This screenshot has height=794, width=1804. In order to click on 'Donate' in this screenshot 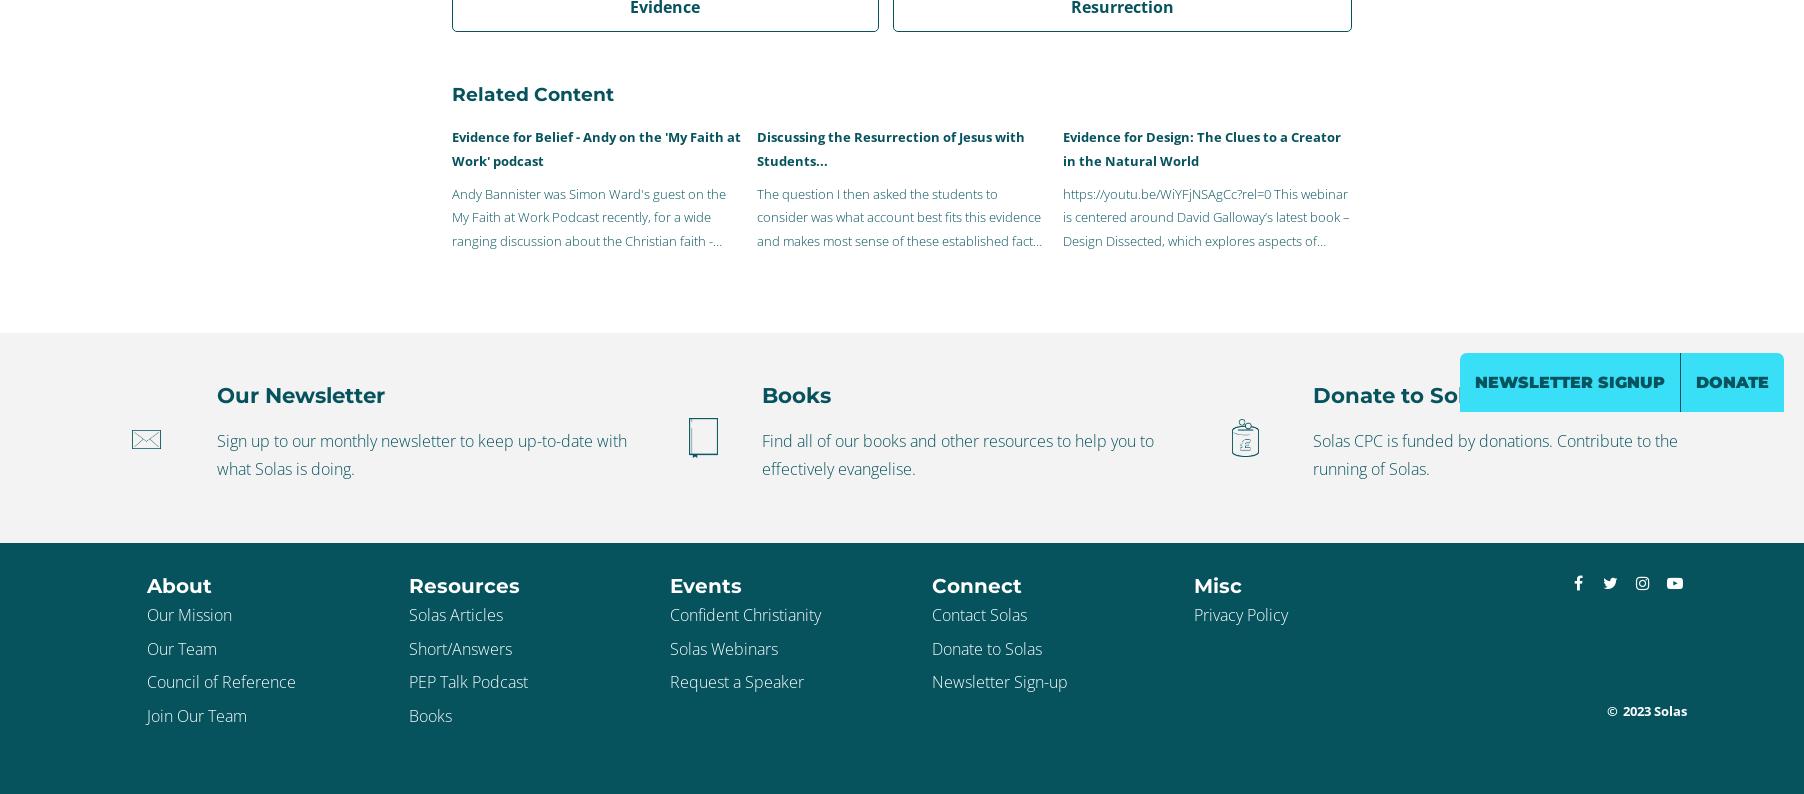, I will do `click(1732, 382)`.